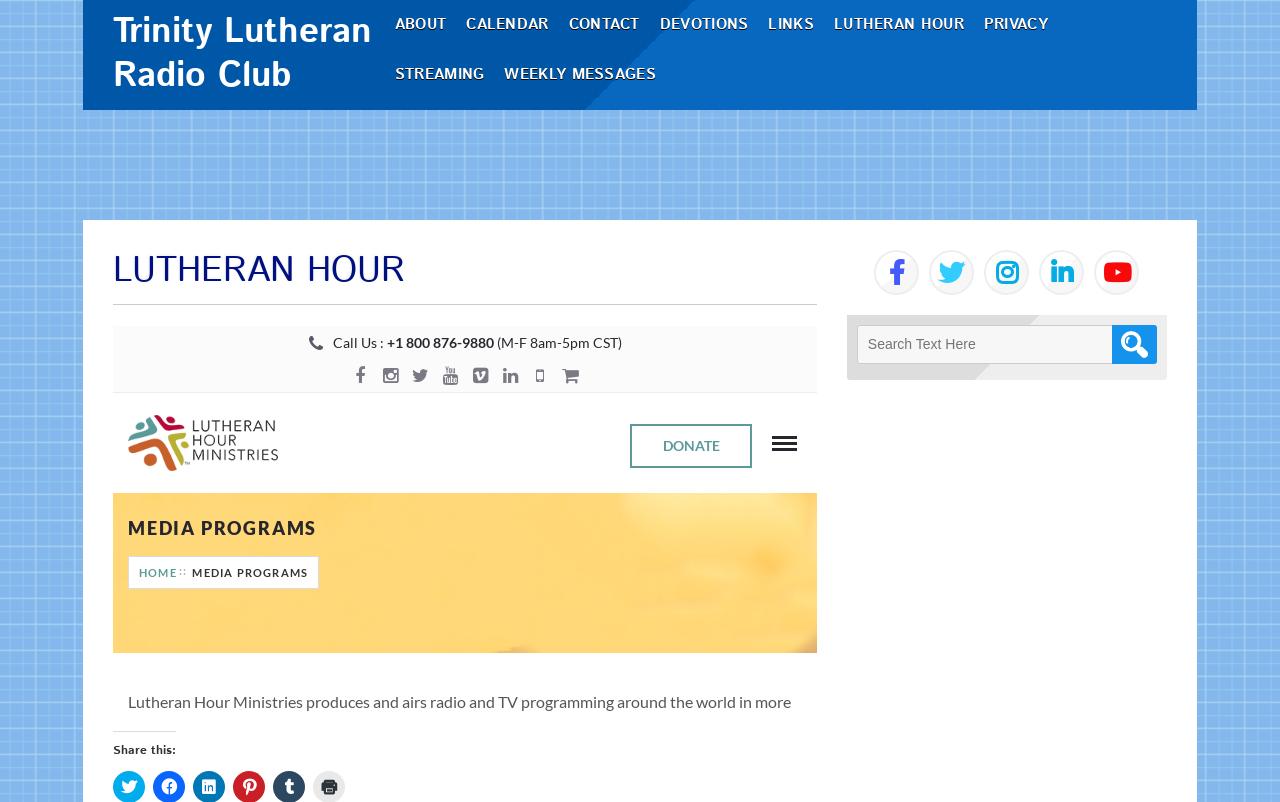 This screenshot has width=1280, height=802. I want to click on 'Links', so click(774, 78).